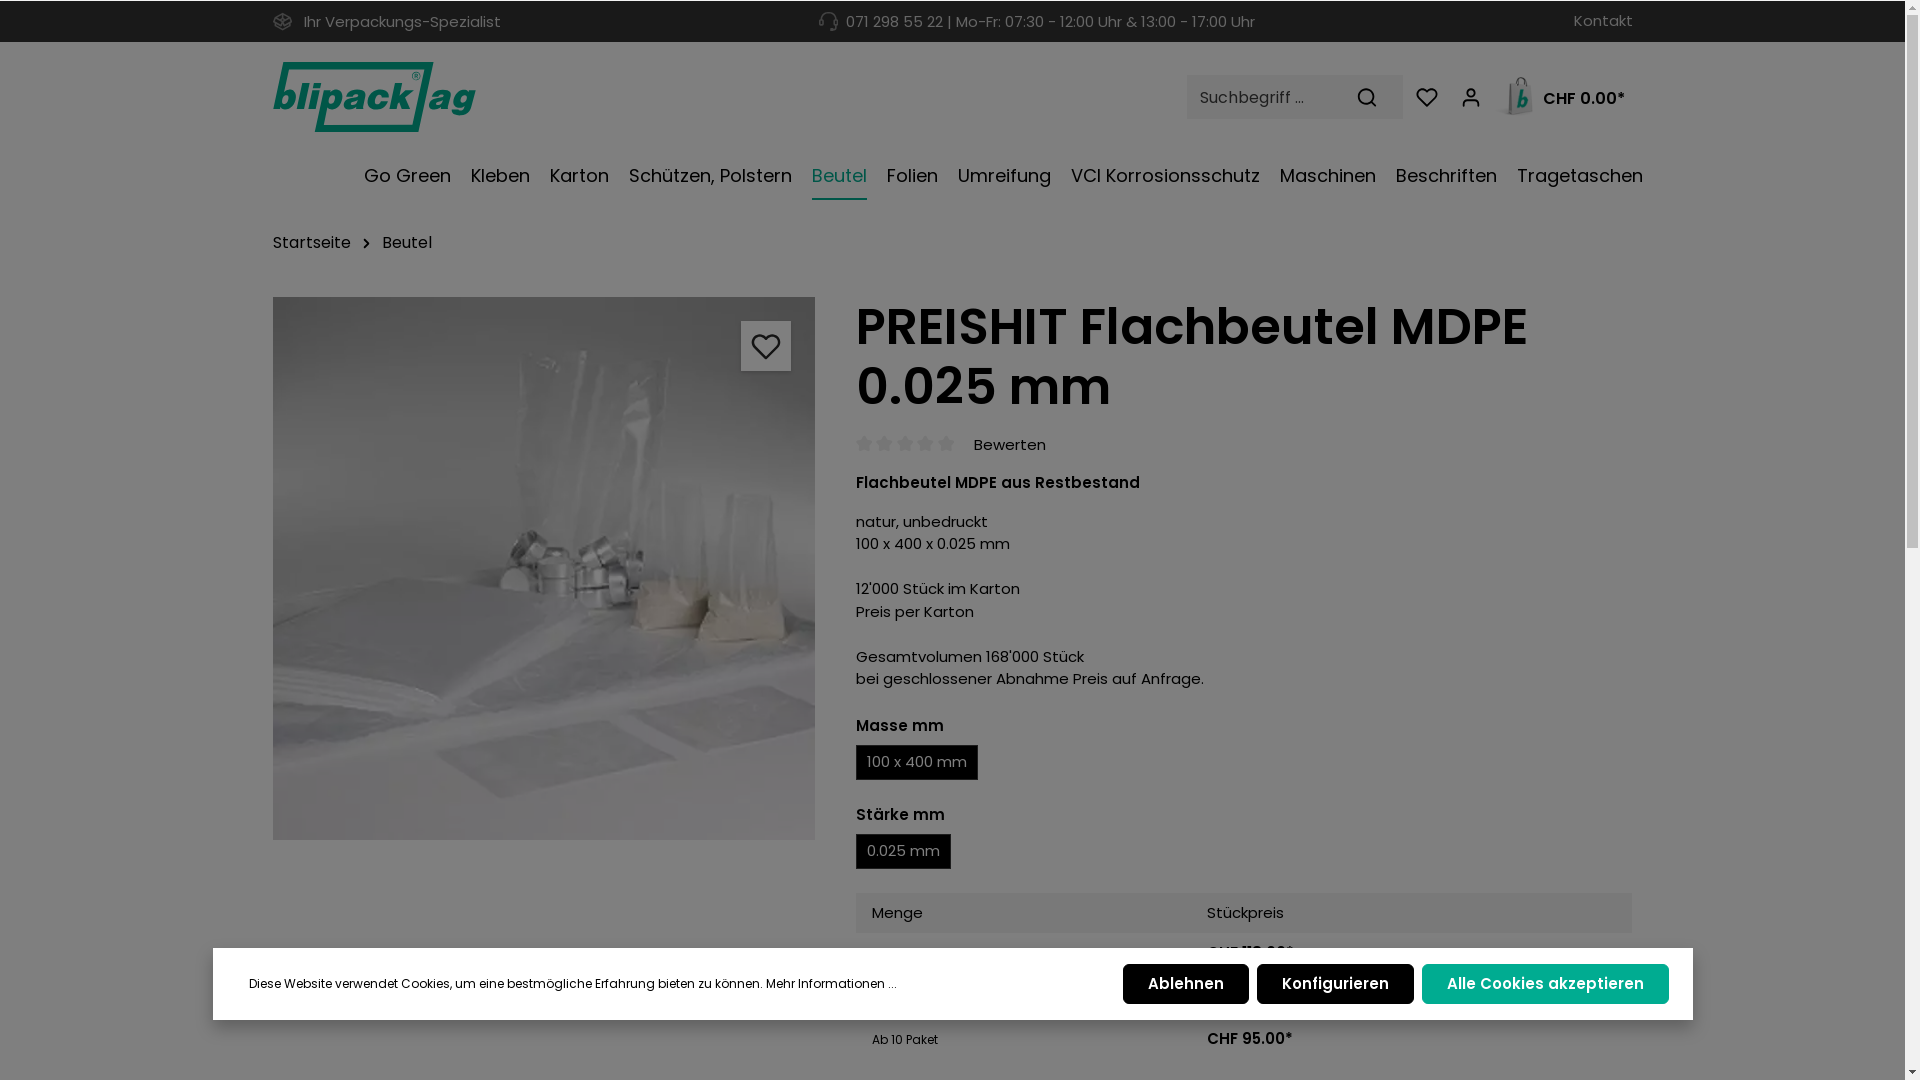  Describe the element at coordinates (1578, 175) in the screenshot. I see `'Tragetaschen'` at that location.